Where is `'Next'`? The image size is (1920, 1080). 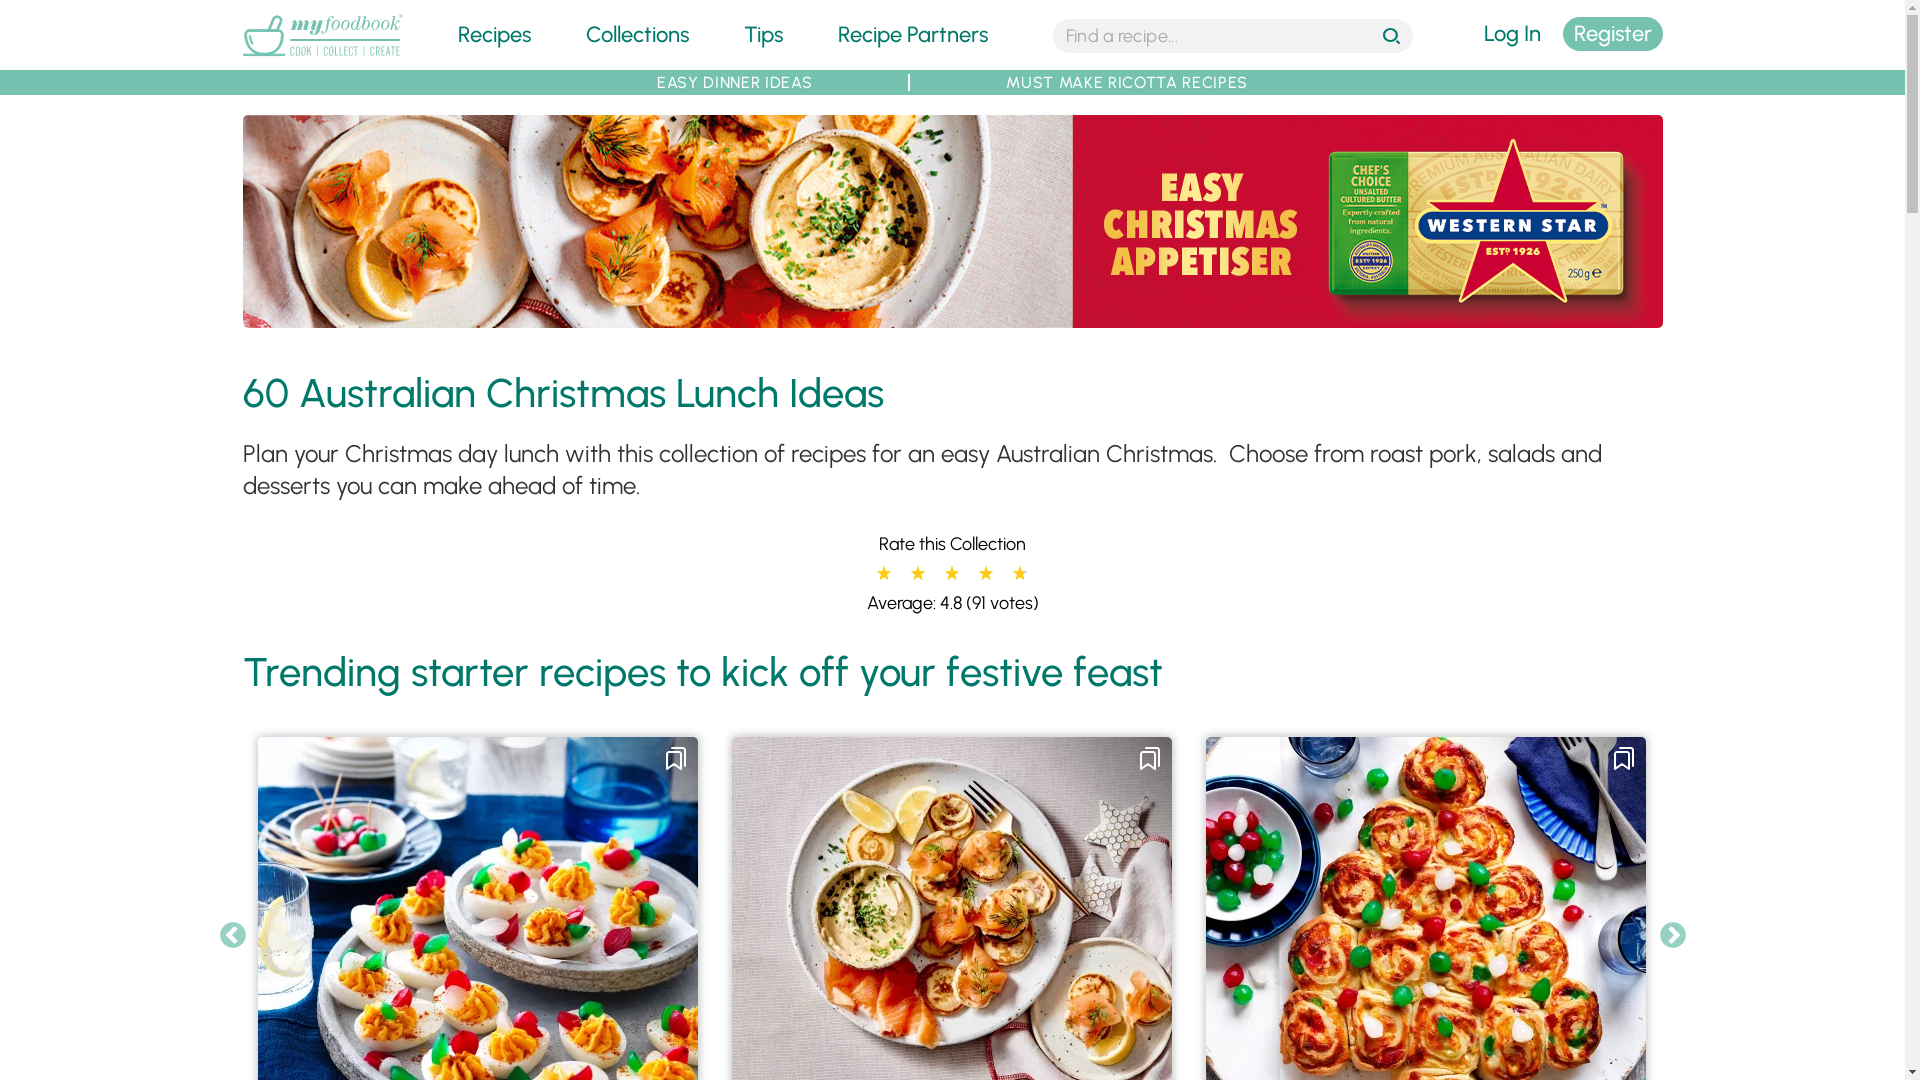 'Next' is located at coordinates (1673, 936).